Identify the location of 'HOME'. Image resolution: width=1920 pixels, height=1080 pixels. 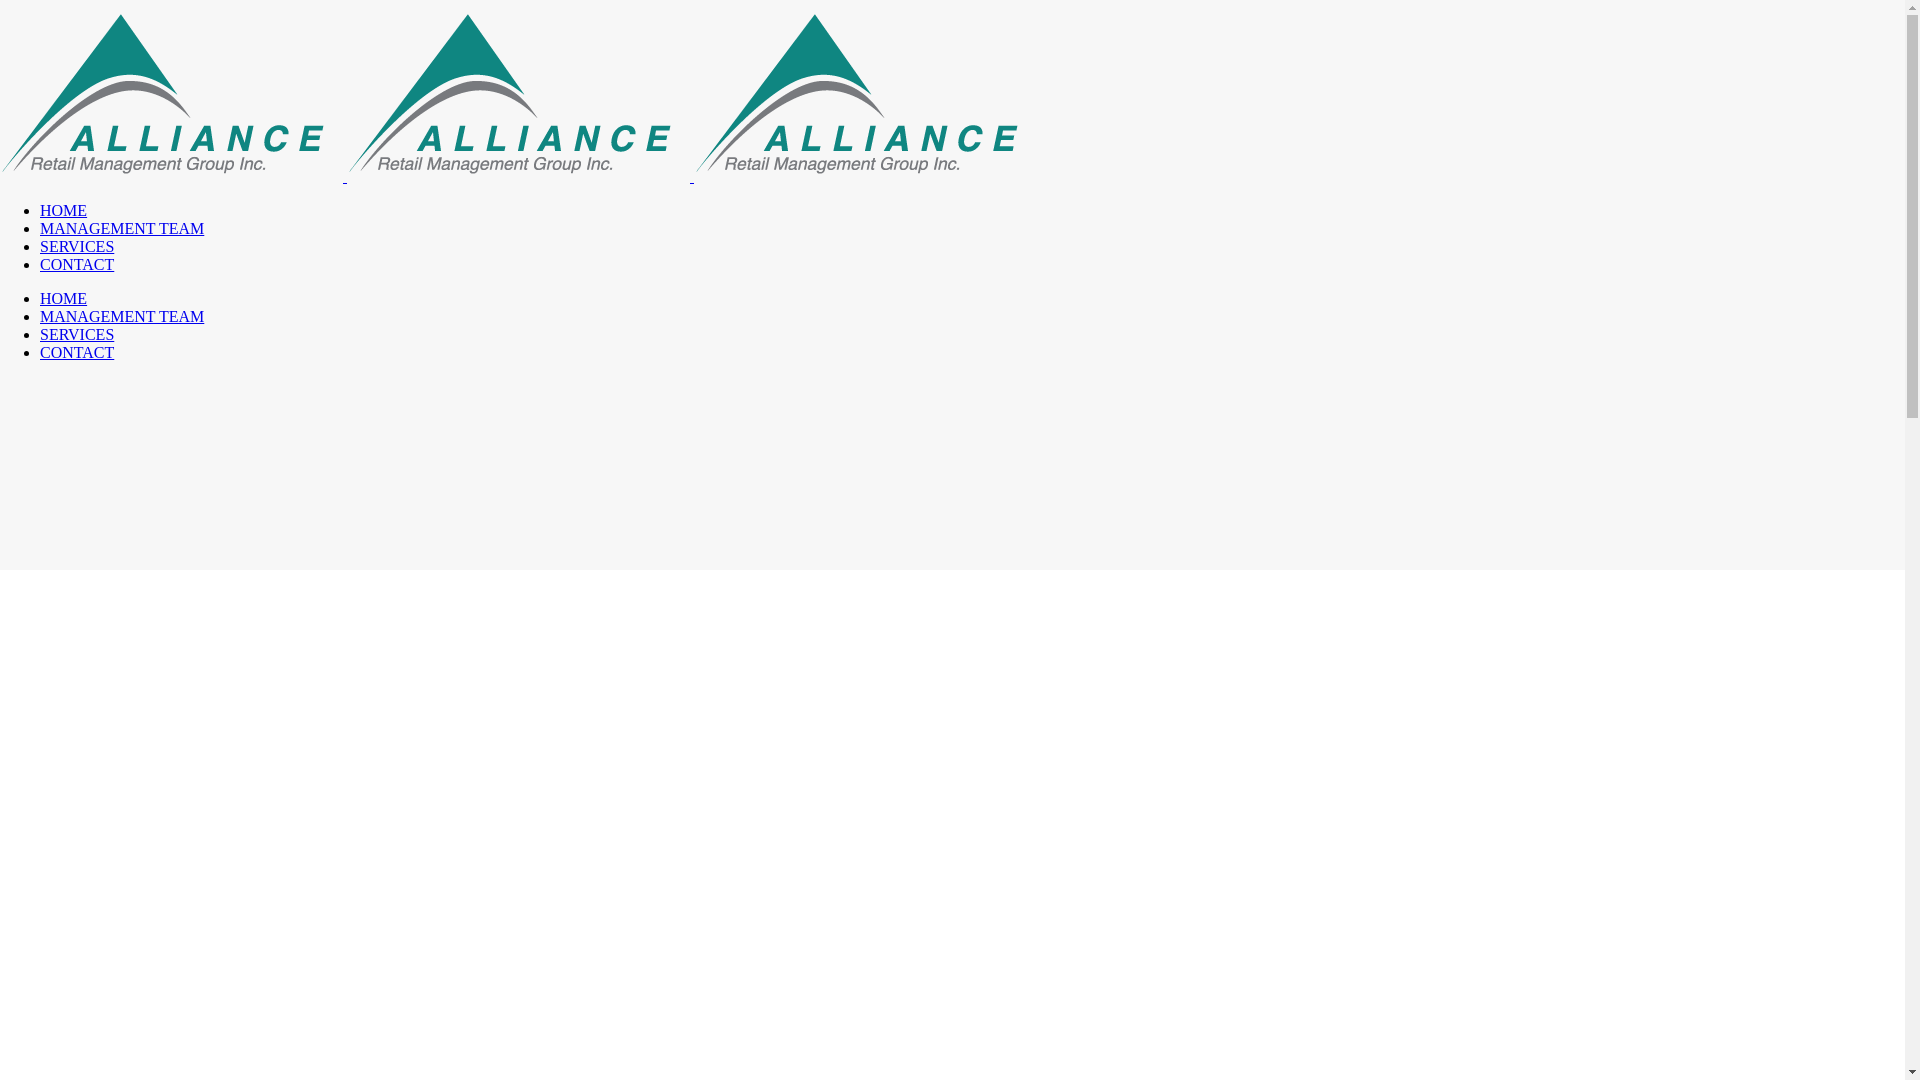
(63, 298).